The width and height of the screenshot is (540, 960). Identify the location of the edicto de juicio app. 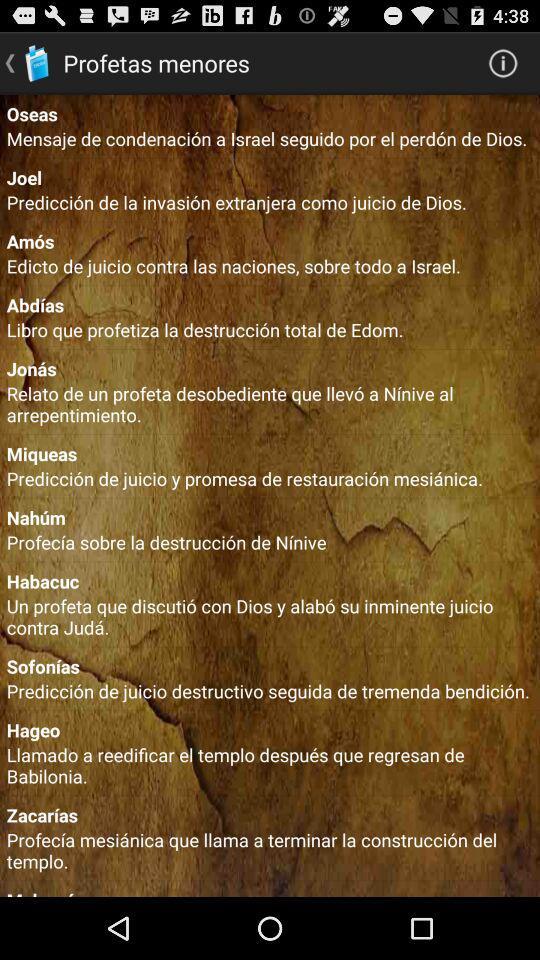
(270, 264).